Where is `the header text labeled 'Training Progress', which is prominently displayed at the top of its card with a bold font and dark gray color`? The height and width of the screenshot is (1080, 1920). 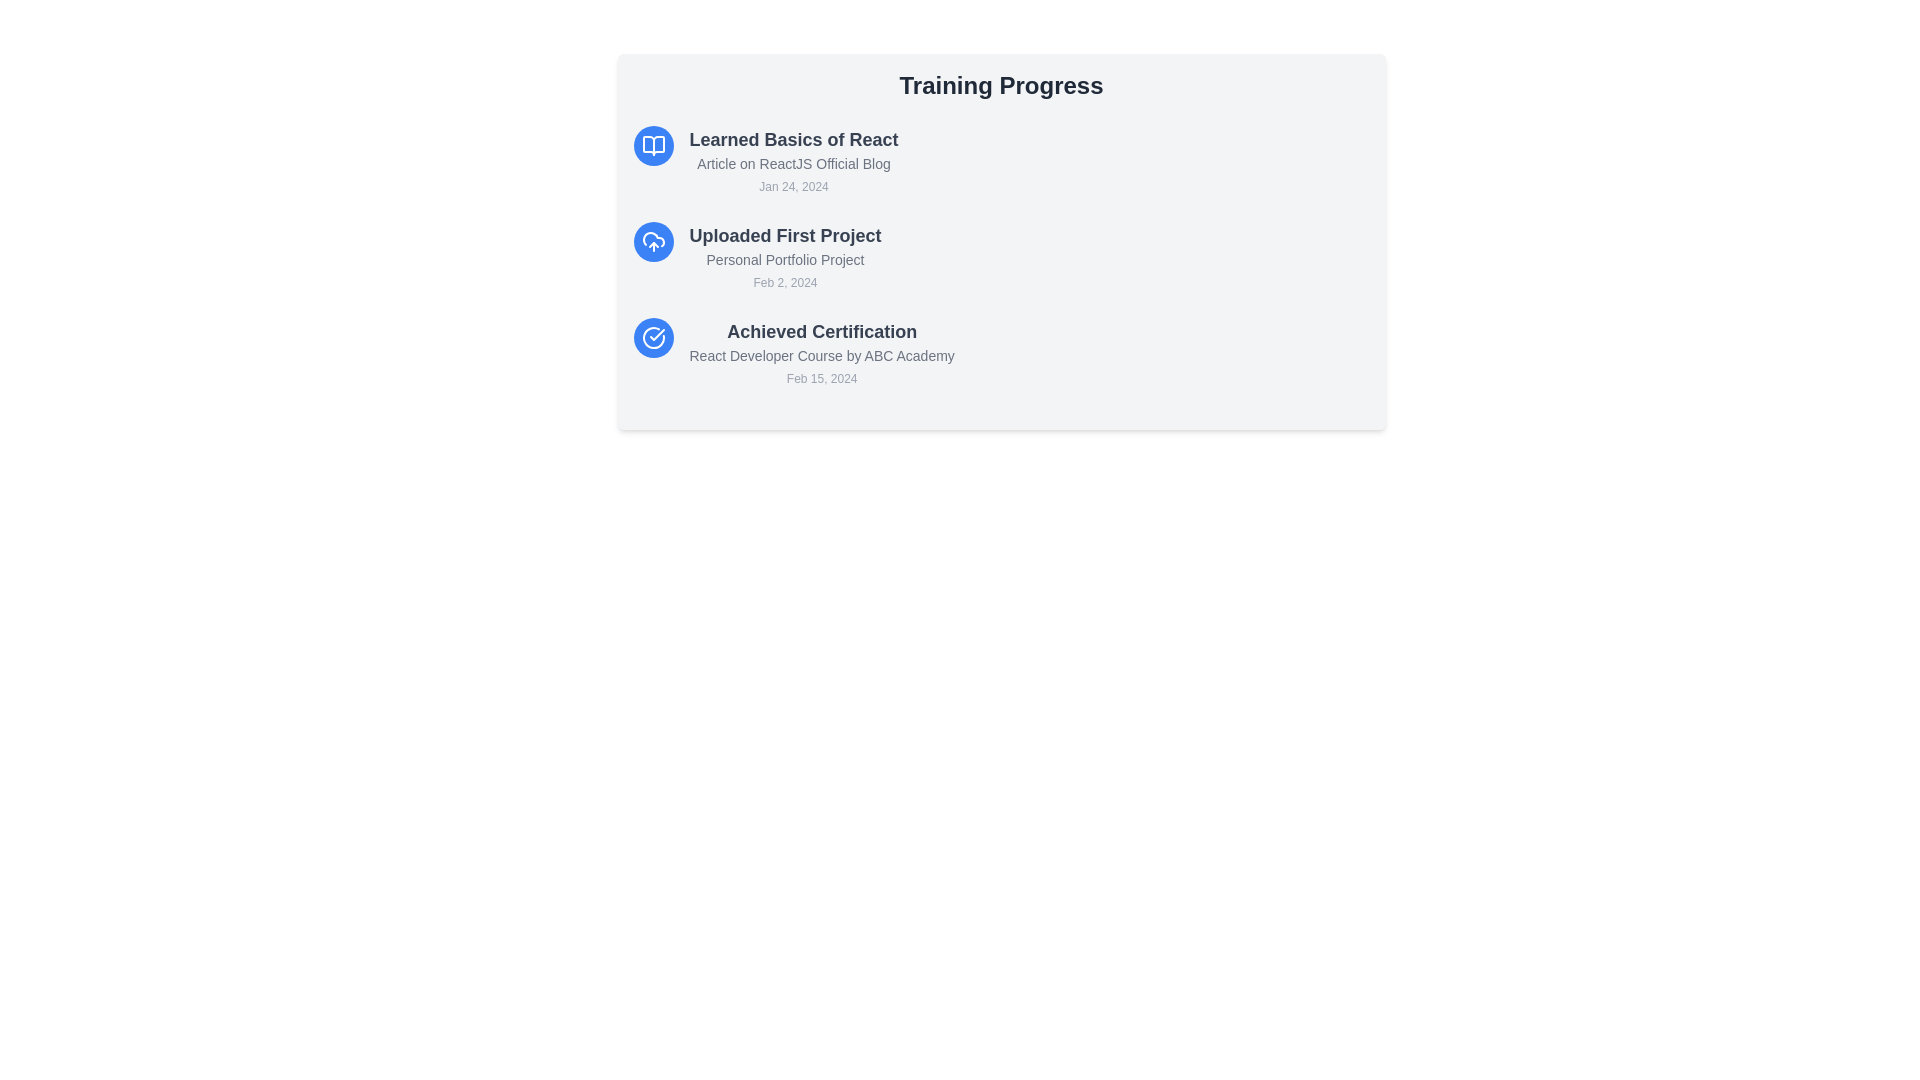
the header text labeled 'Training Progress', which is prominently displayed at the top of its card with a bold font and dark gray color is located at coordinates (1001, 84).